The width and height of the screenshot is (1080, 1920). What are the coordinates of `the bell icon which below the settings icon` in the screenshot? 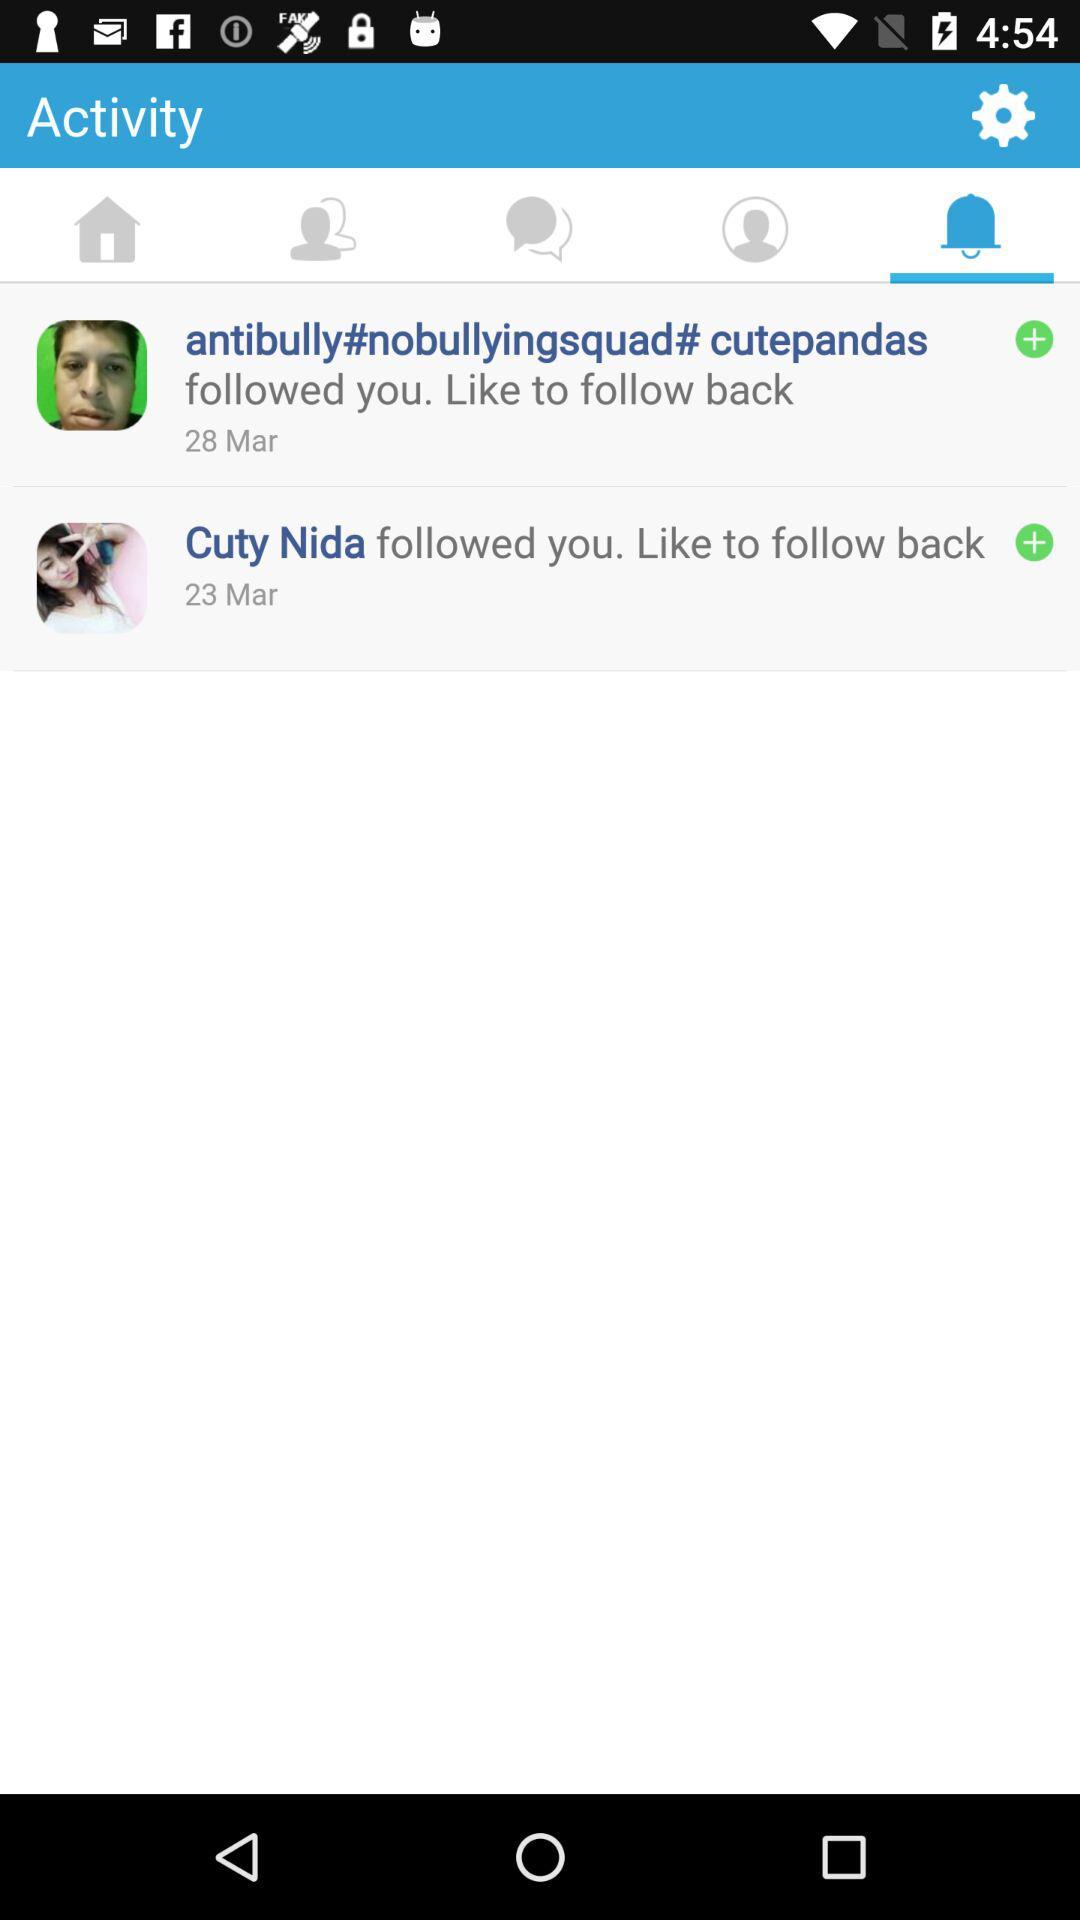 It's located at (970, 225).